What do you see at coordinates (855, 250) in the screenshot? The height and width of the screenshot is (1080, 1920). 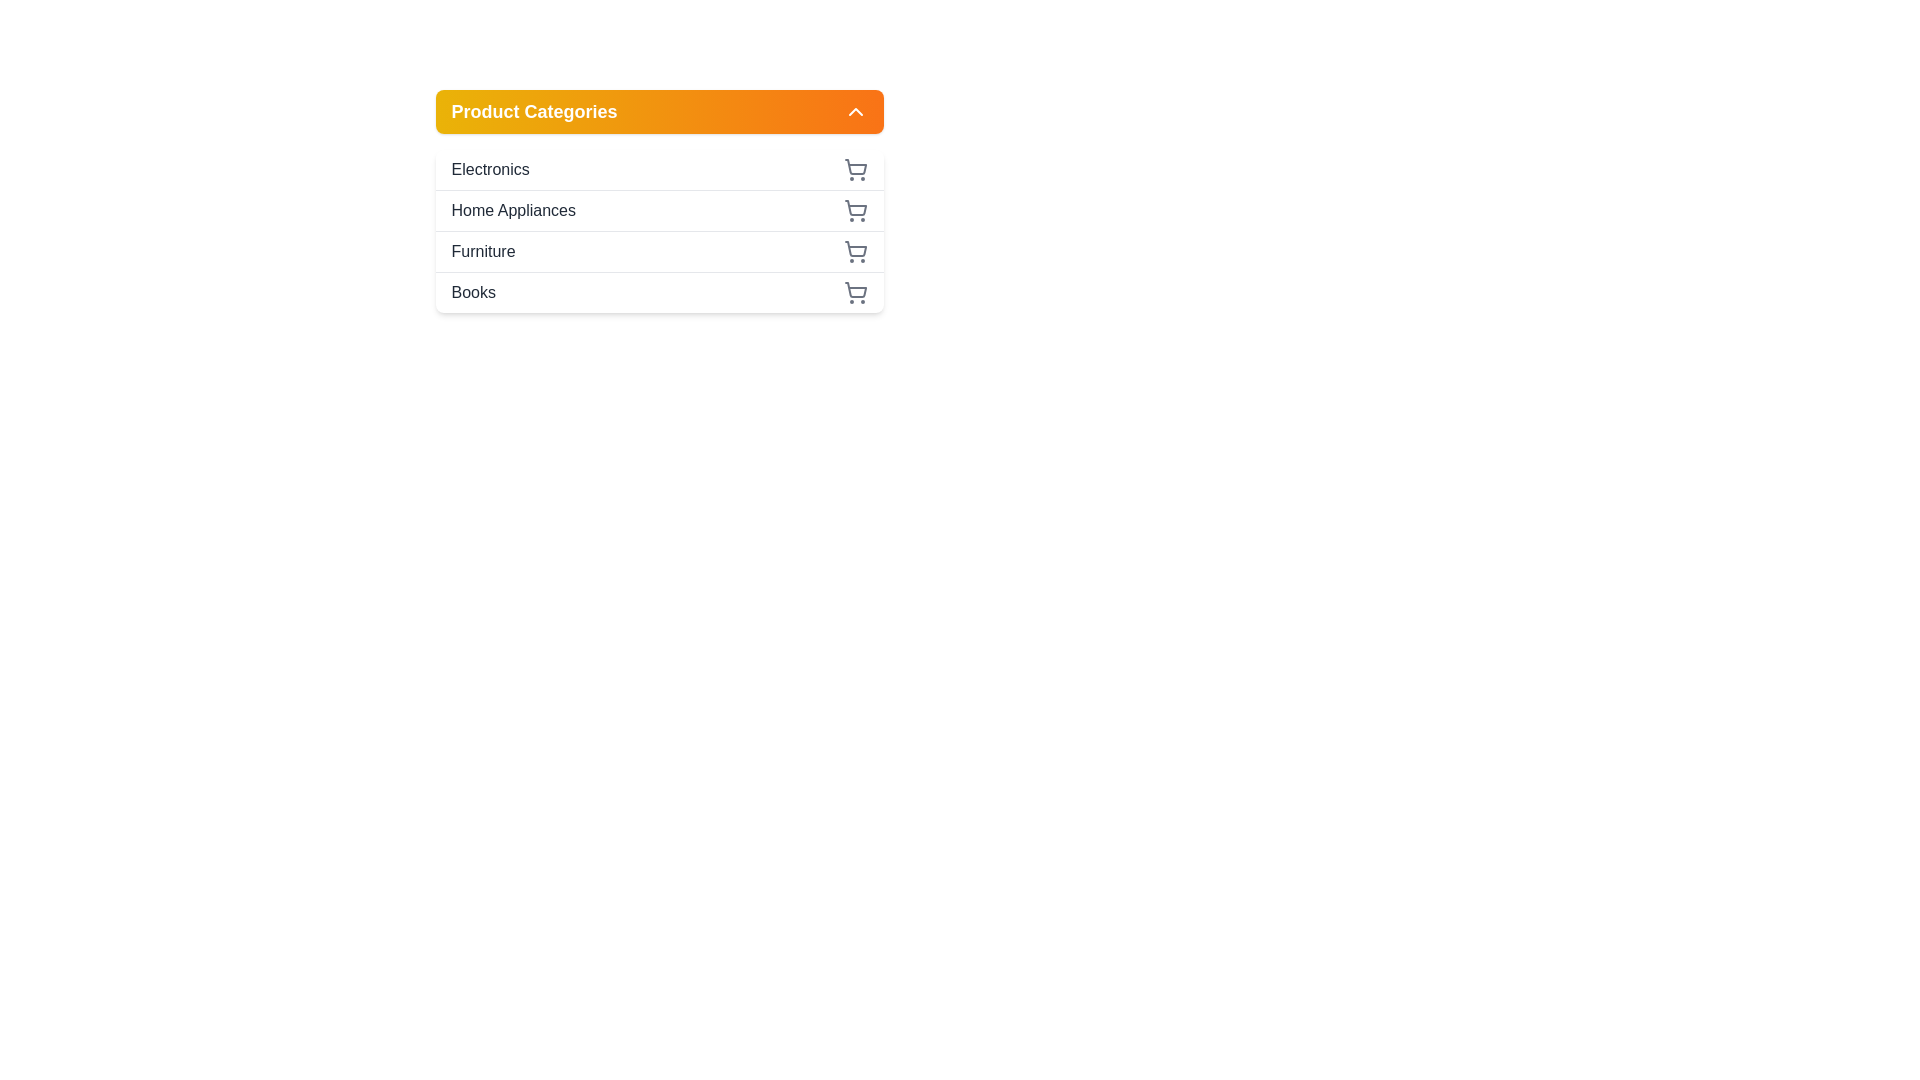 I see `the third shopping cart icon to the far right of the 'Furniture' label in the 'Product Categories' dropdown` at bounding box center [855, 250].